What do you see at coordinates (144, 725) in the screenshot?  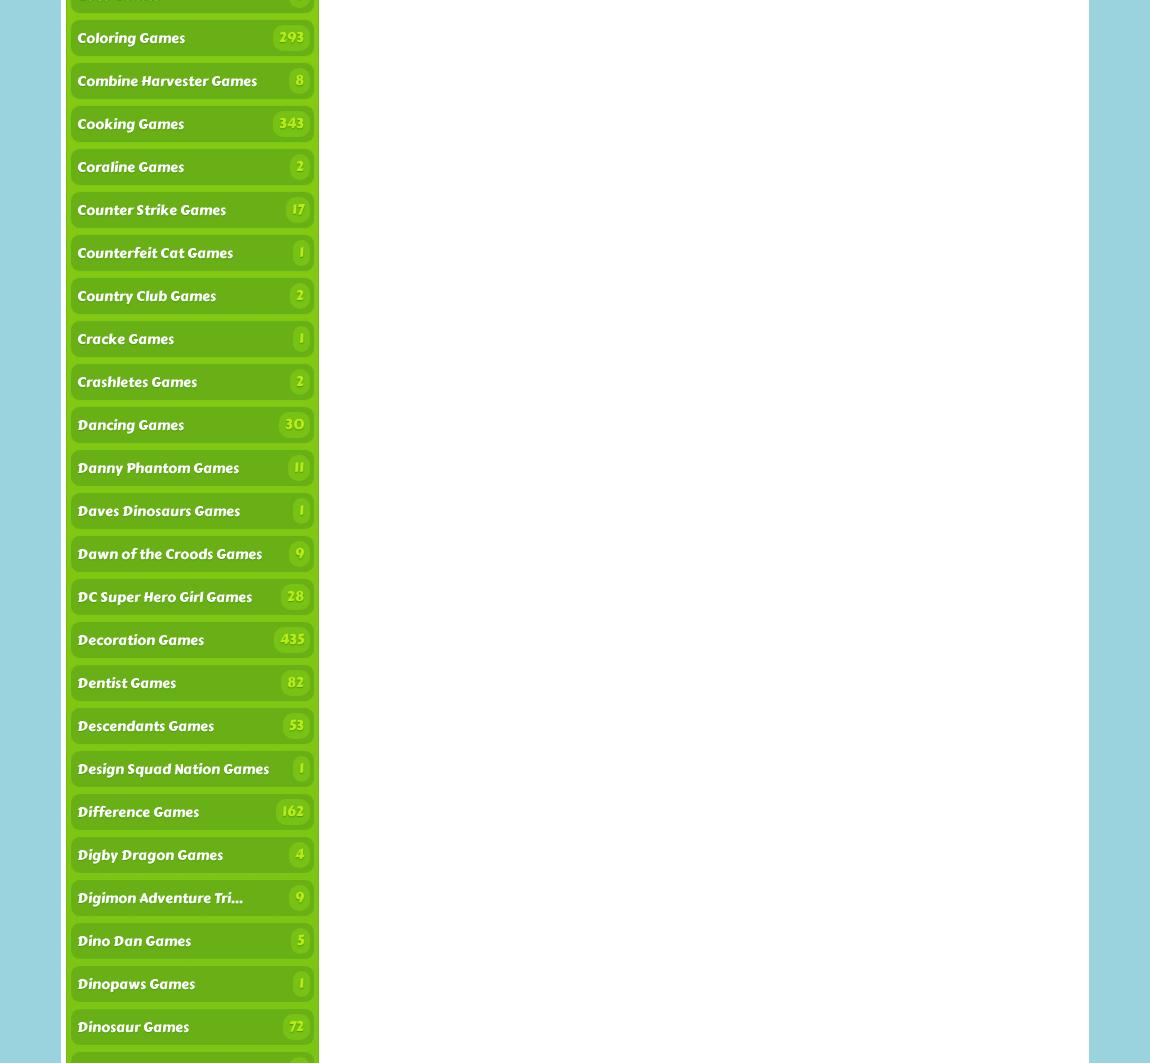 I see `'Descendants Games'` at bounding box center [144, 725].